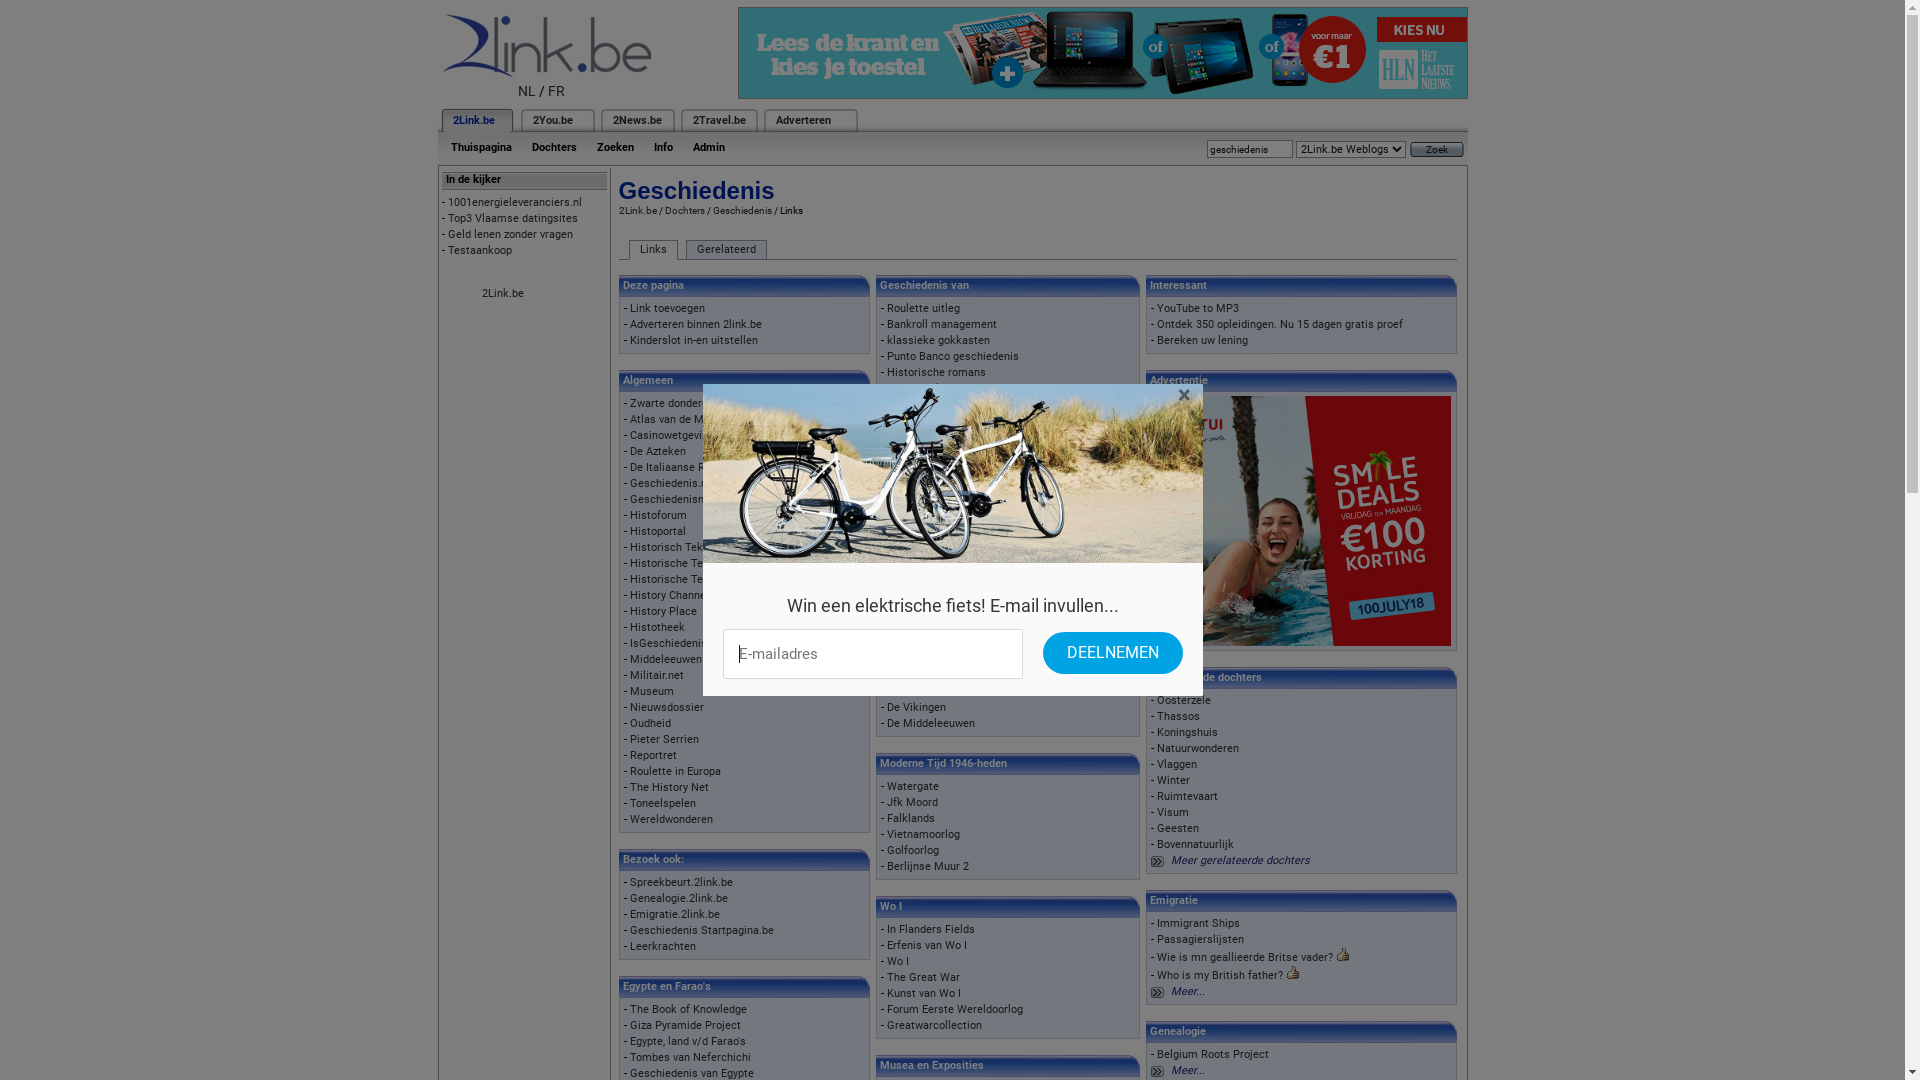 The height and width of the screenshot is (1080, 1920). I want to click on 'YouTube to MP3', so click(1198, 308).